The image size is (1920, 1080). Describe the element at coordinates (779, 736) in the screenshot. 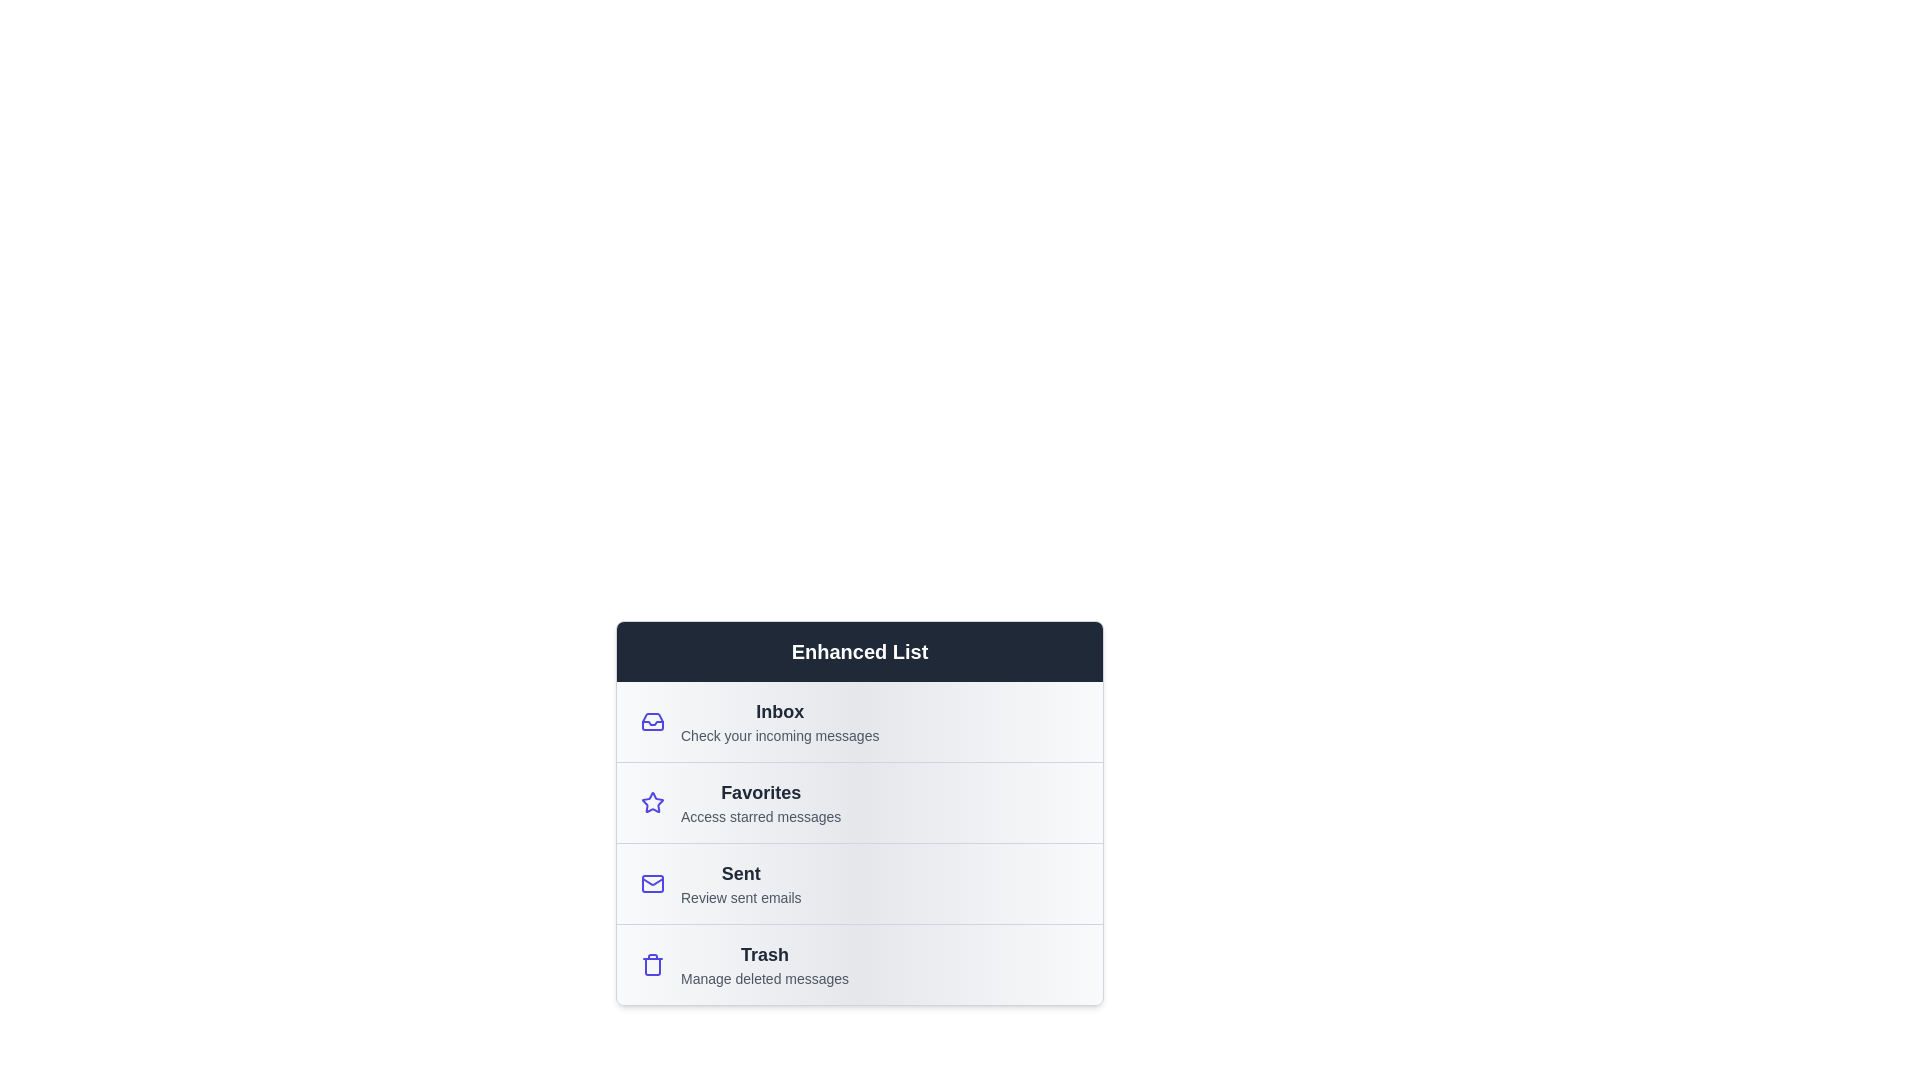

I see `supplementary description text located beneath the 'Inbox' label in the first item of the vertically arranged navigation menu` at that location.